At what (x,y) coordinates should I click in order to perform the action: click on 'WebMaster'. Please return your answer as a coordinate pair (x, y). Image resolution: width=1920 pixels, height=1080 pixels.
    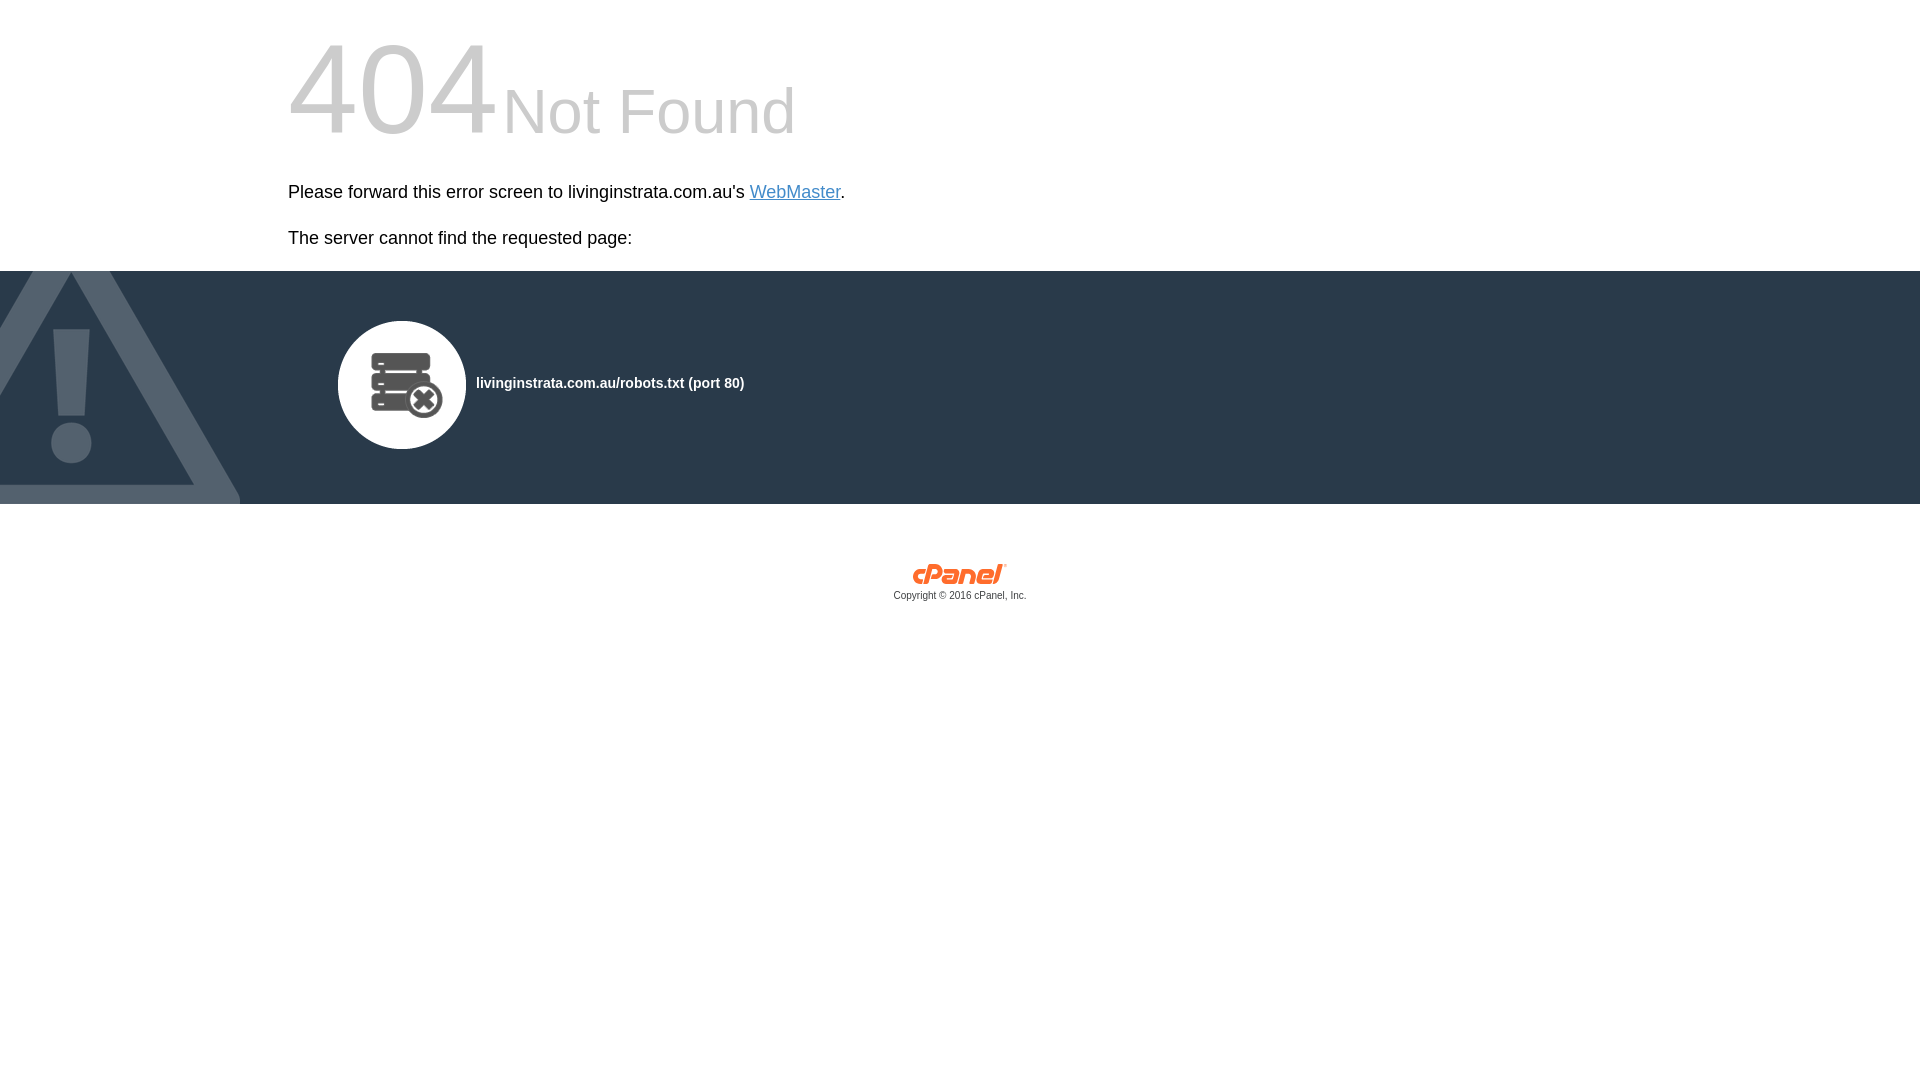
    Looking at the image, I should click on (748, 192).